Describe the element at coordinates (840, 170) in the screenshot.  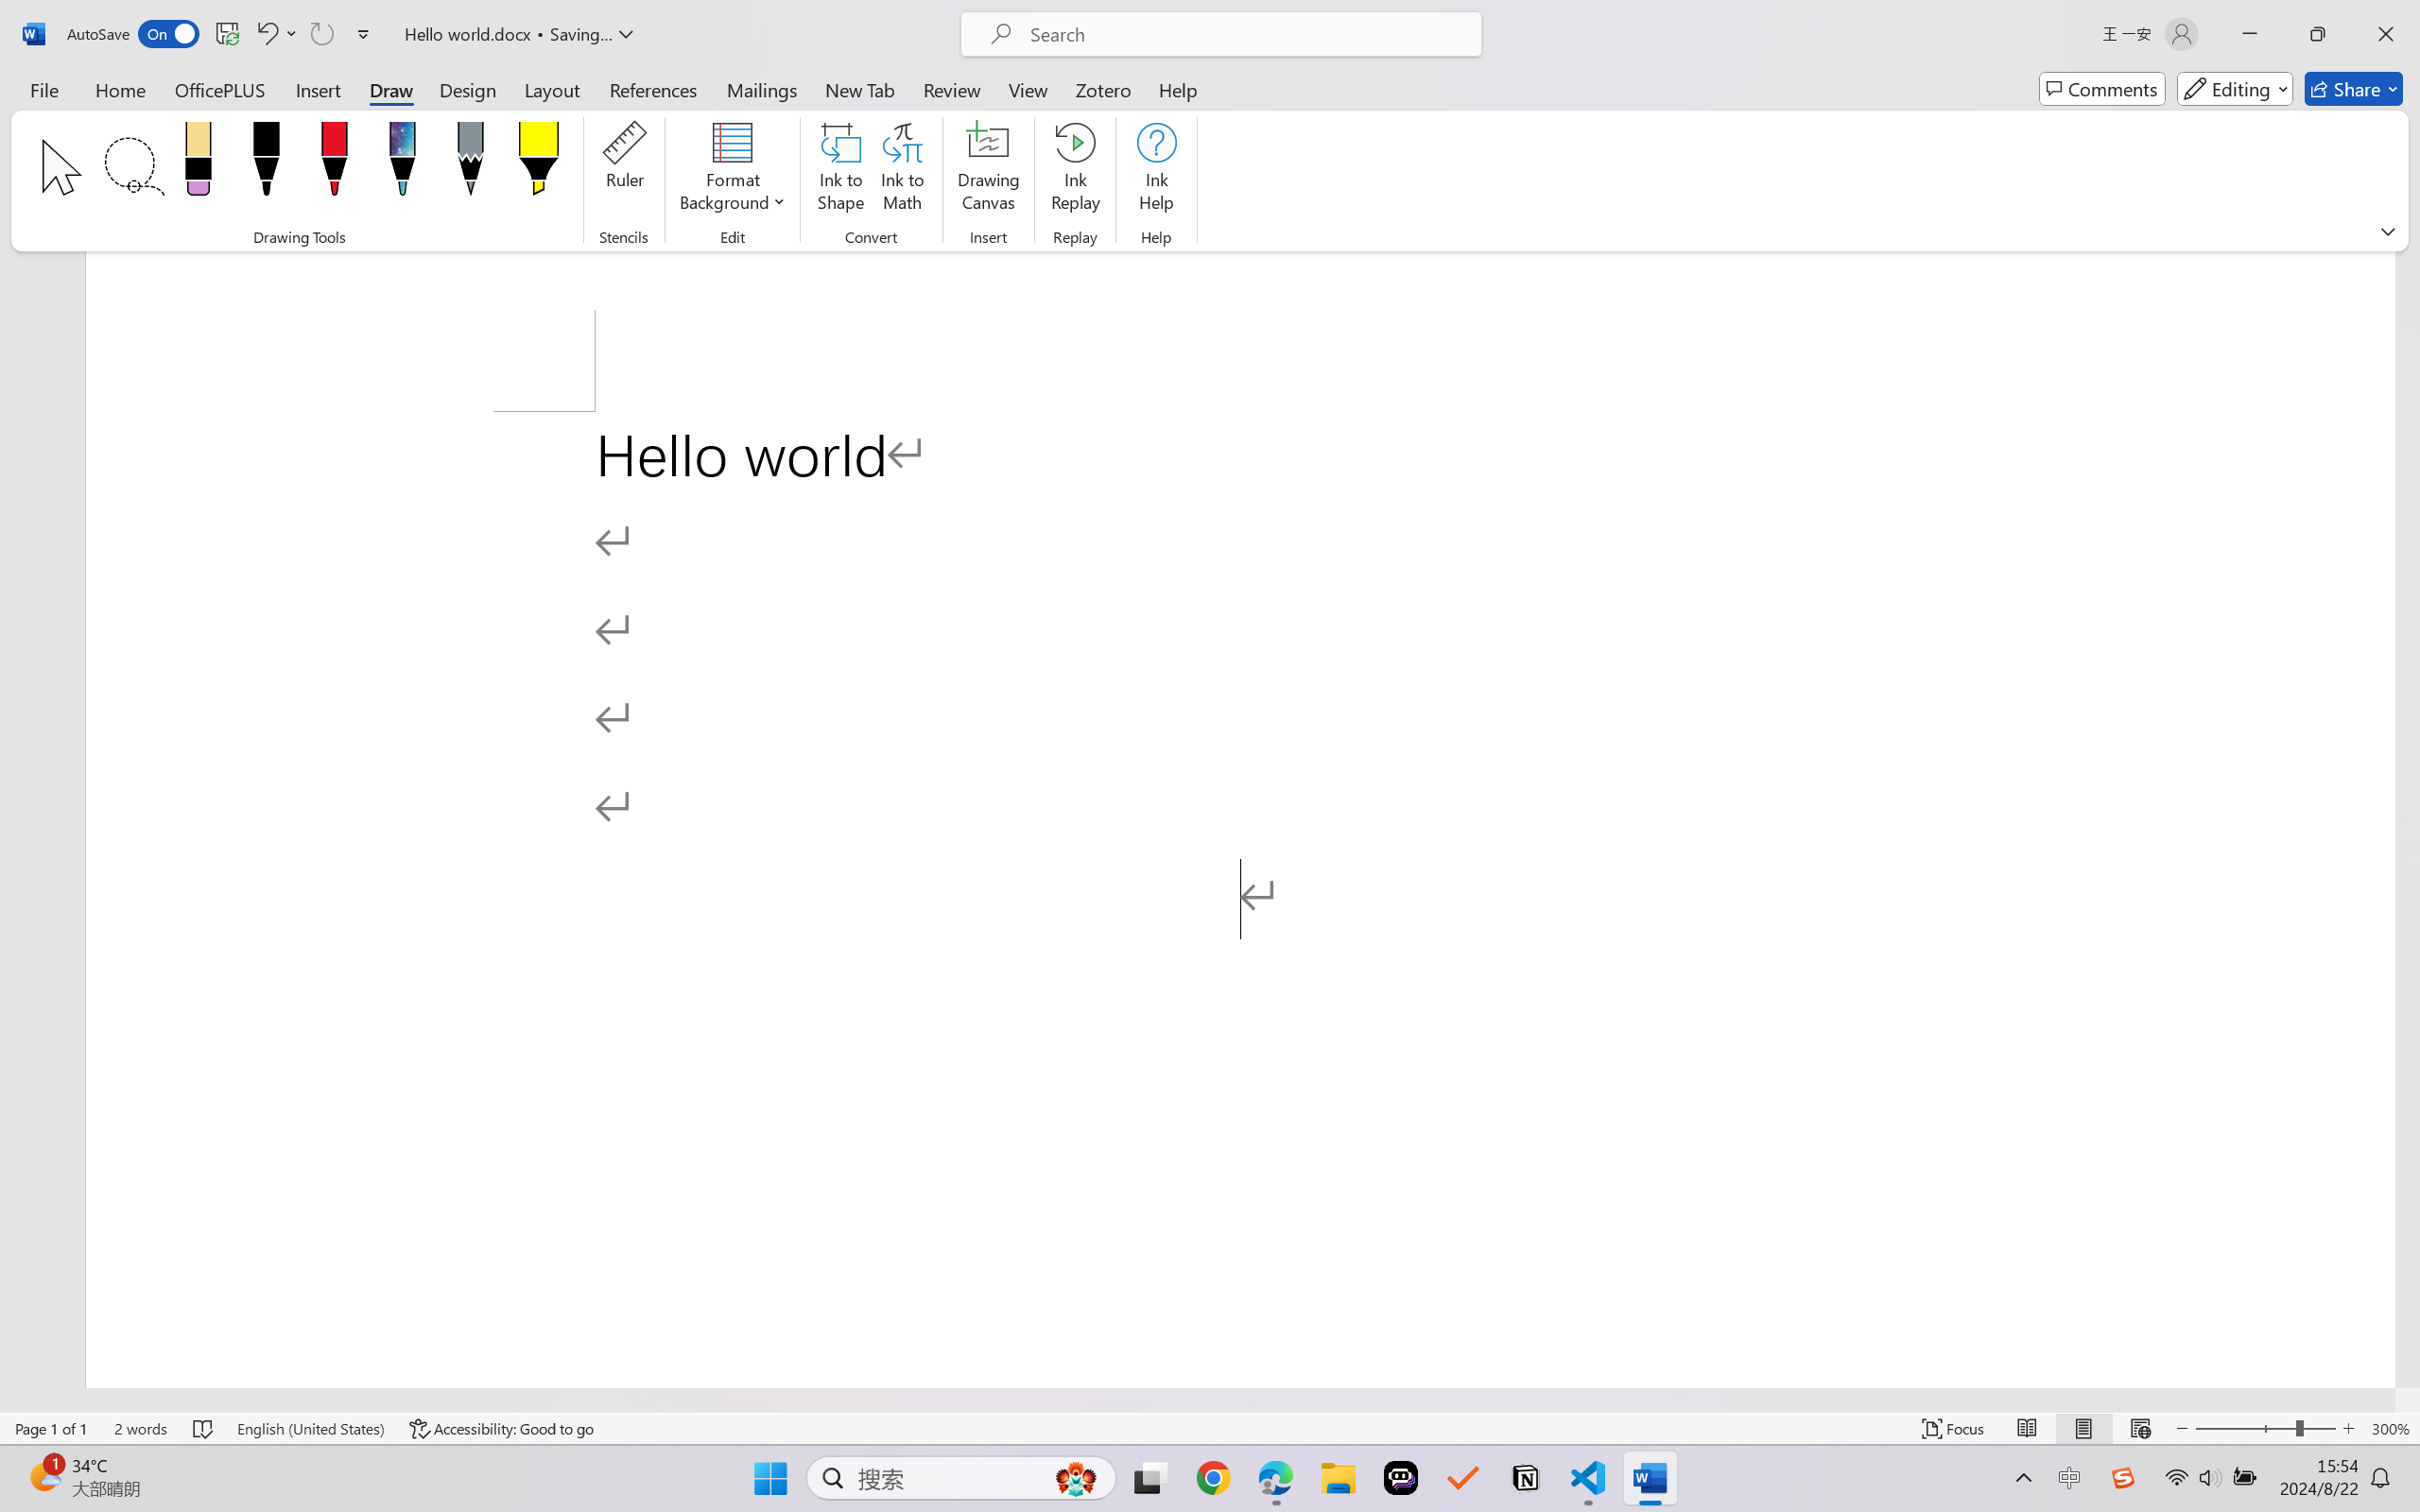
I see `'Ink to Shape'` at that location.